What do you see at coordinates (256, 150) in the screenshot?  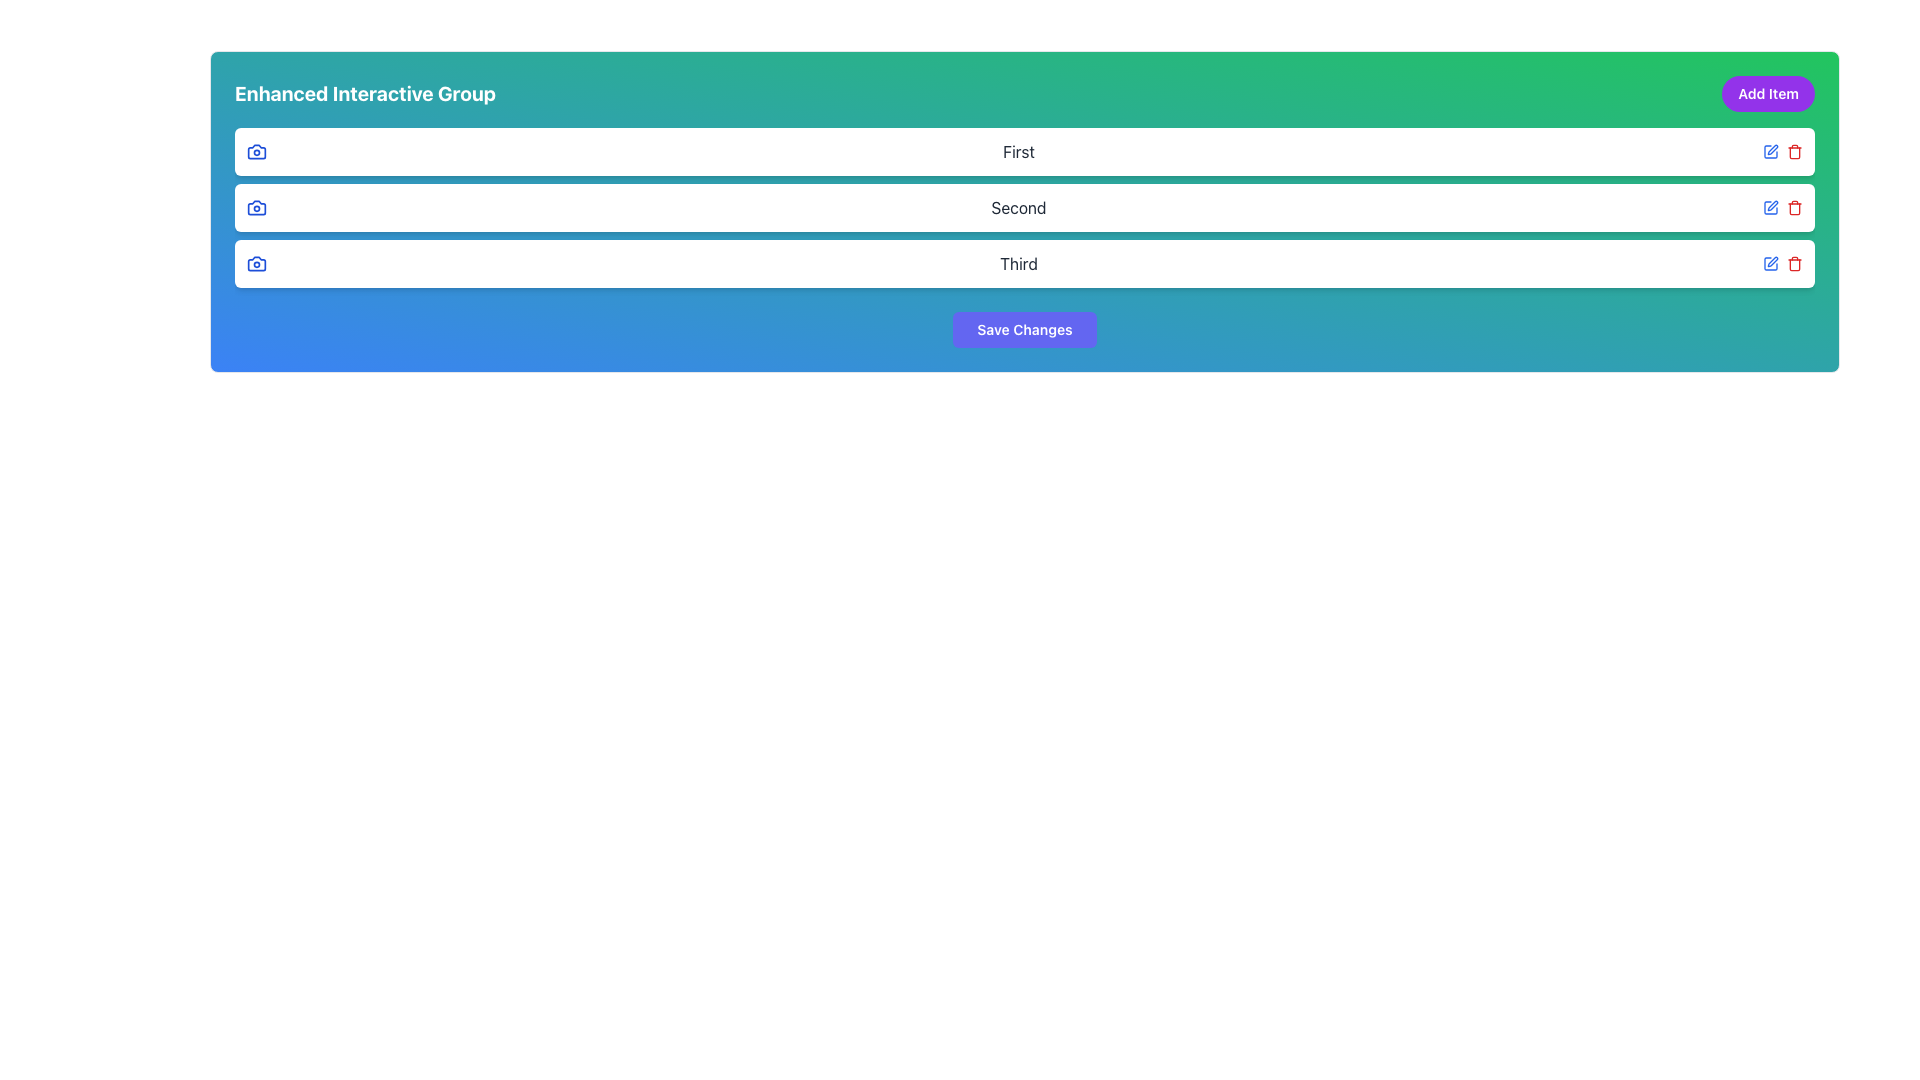 I see `the decorative icon that represents capturing or viewing images within the camera icon in the uppermost row of the 'Enhanced Interactive Group' section` at bounding box center [256, 150].